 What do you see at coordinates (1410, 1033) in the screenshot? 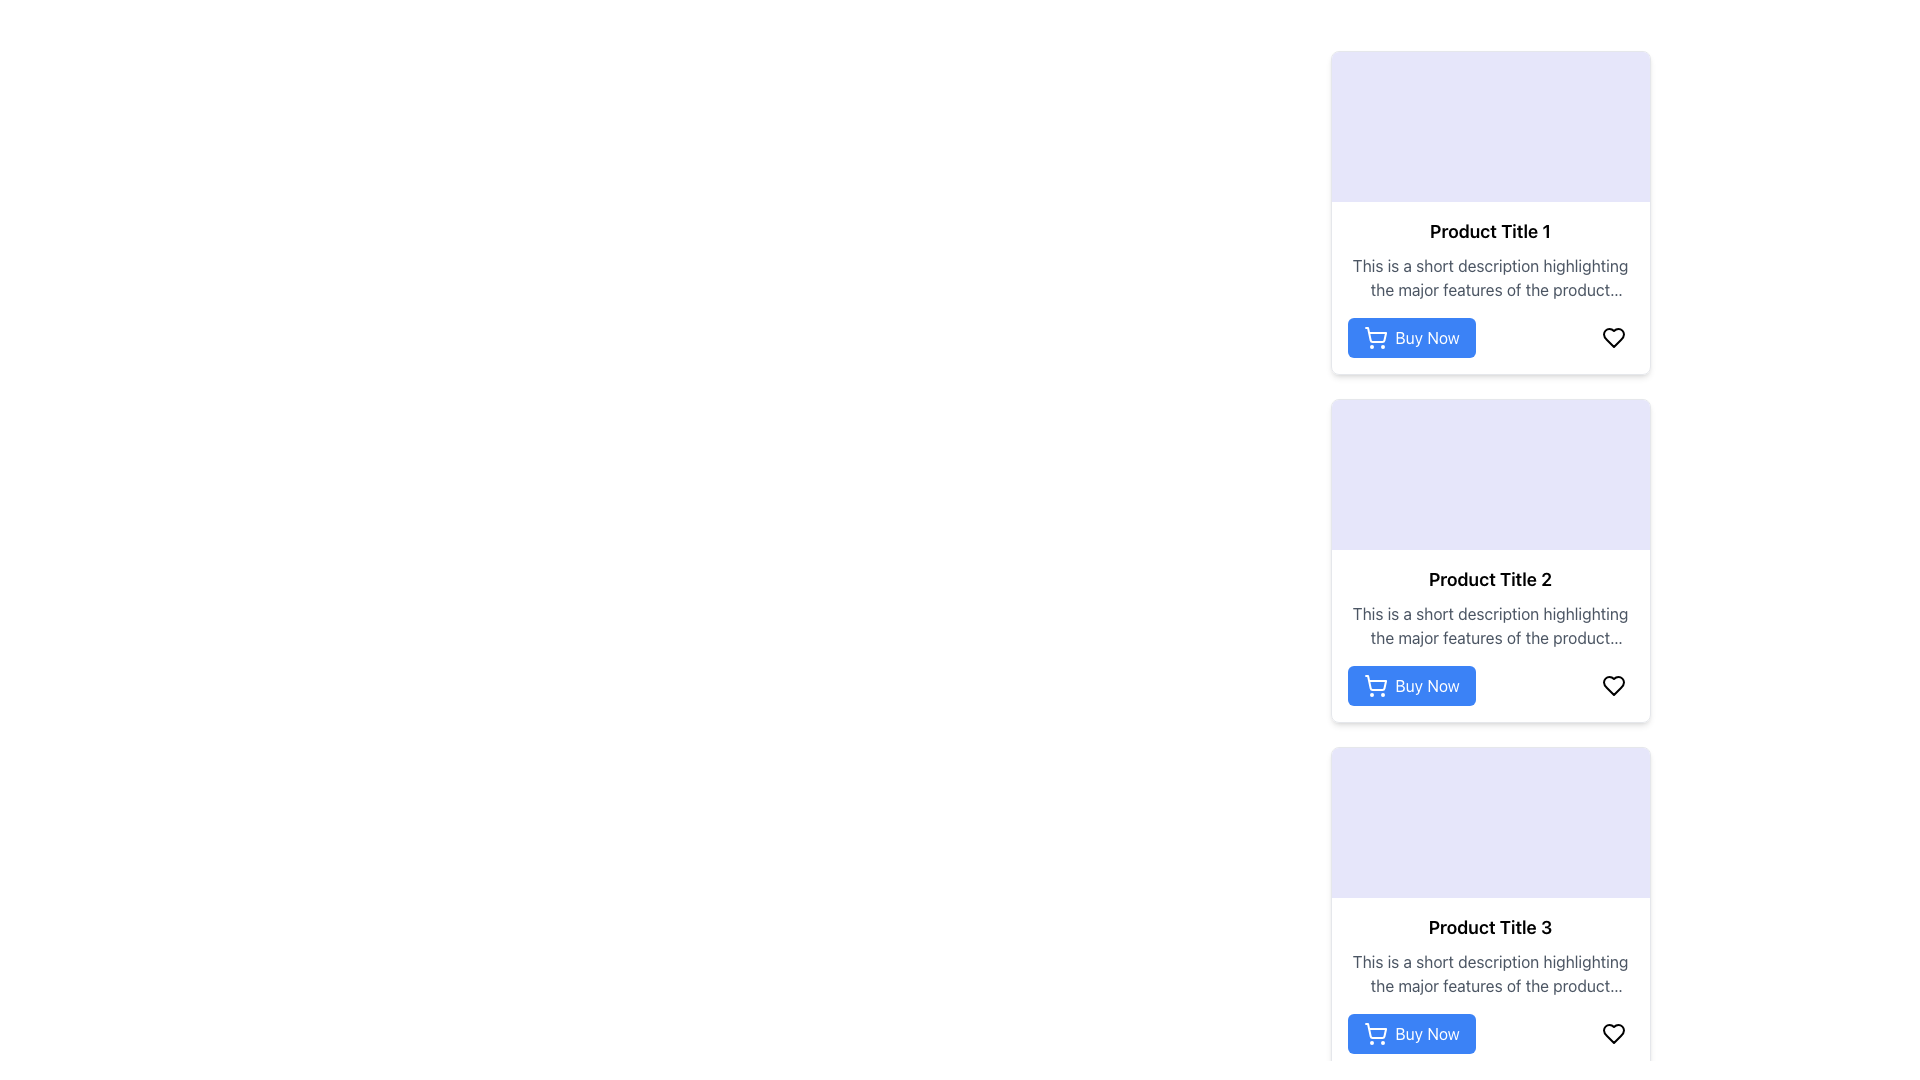
I see `the 'Buy Now' button with a shopping cart icon located at the bottom of the card labeled 'Product Title 3'` at bounding box center [1410, 1033].